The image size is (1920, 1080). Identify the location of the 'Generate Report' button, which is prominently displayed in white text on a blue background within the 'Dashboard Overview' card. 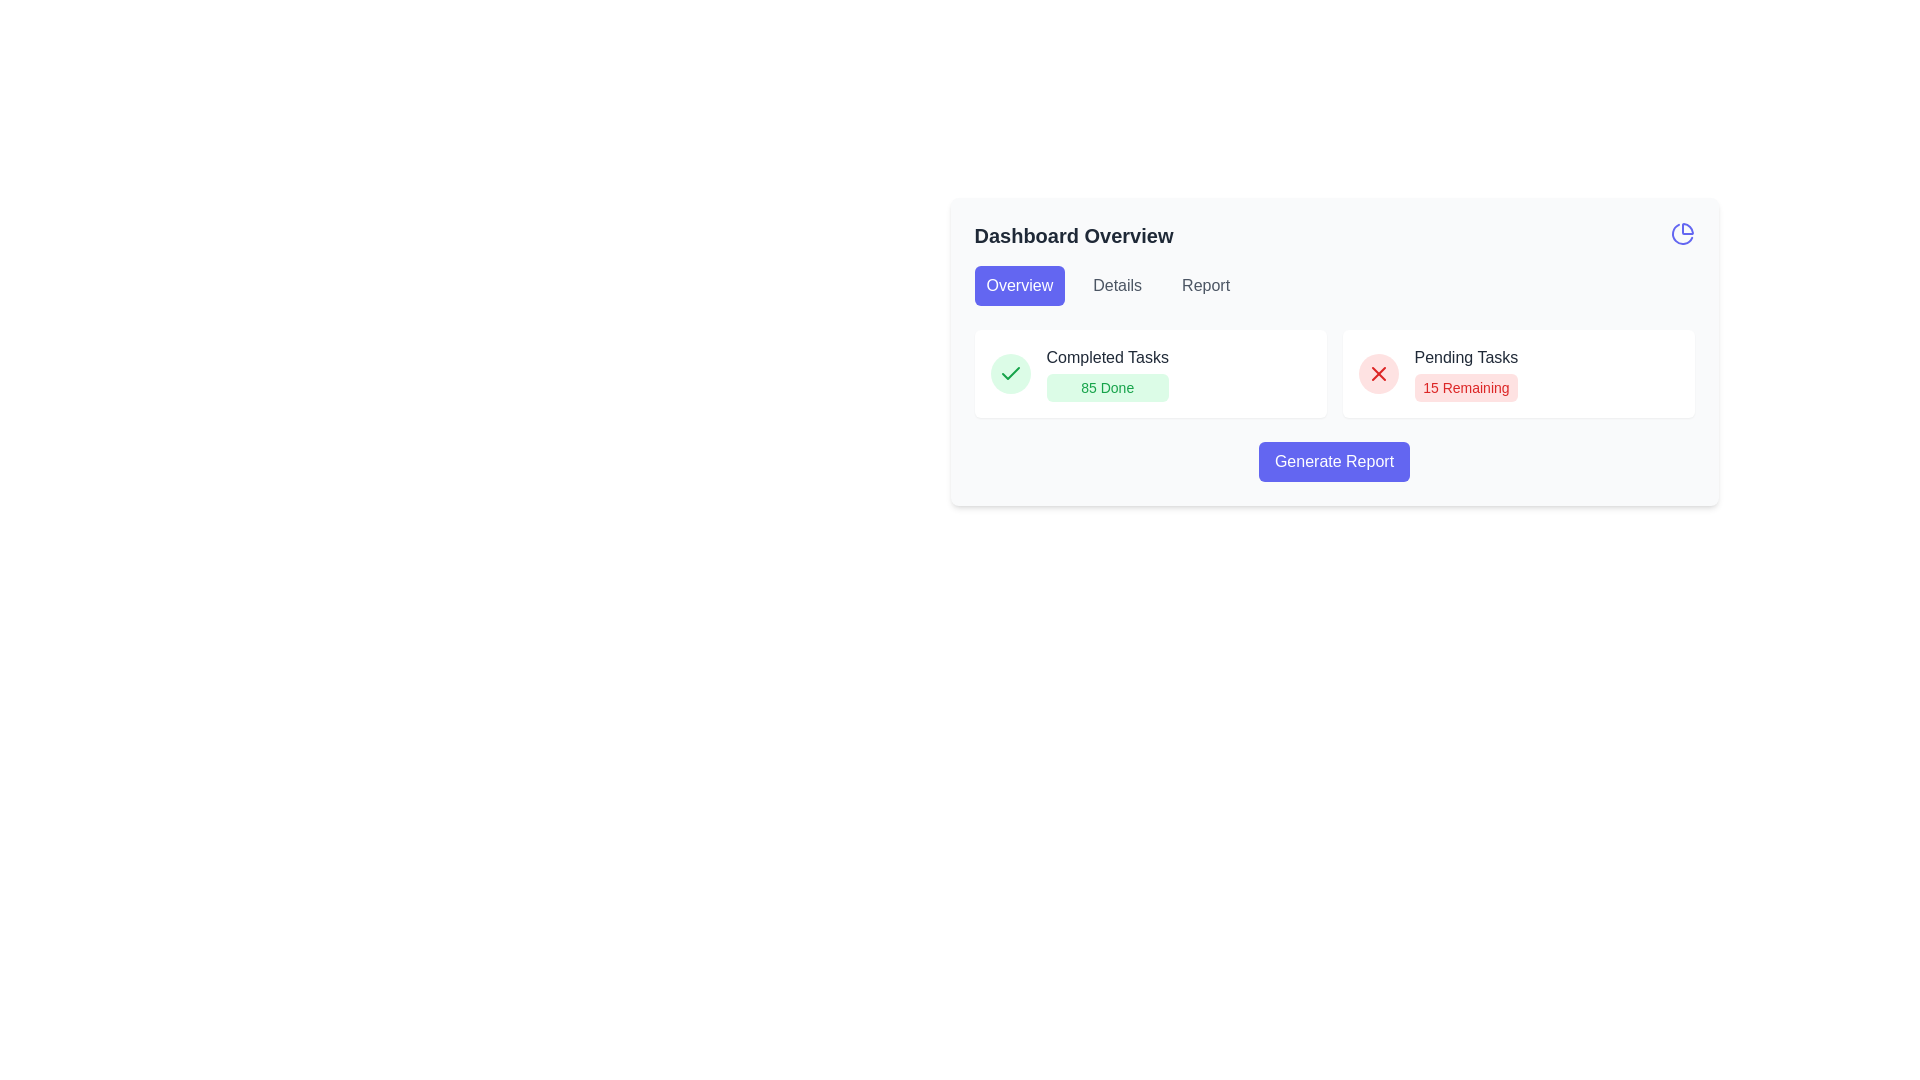
(1334, 462).